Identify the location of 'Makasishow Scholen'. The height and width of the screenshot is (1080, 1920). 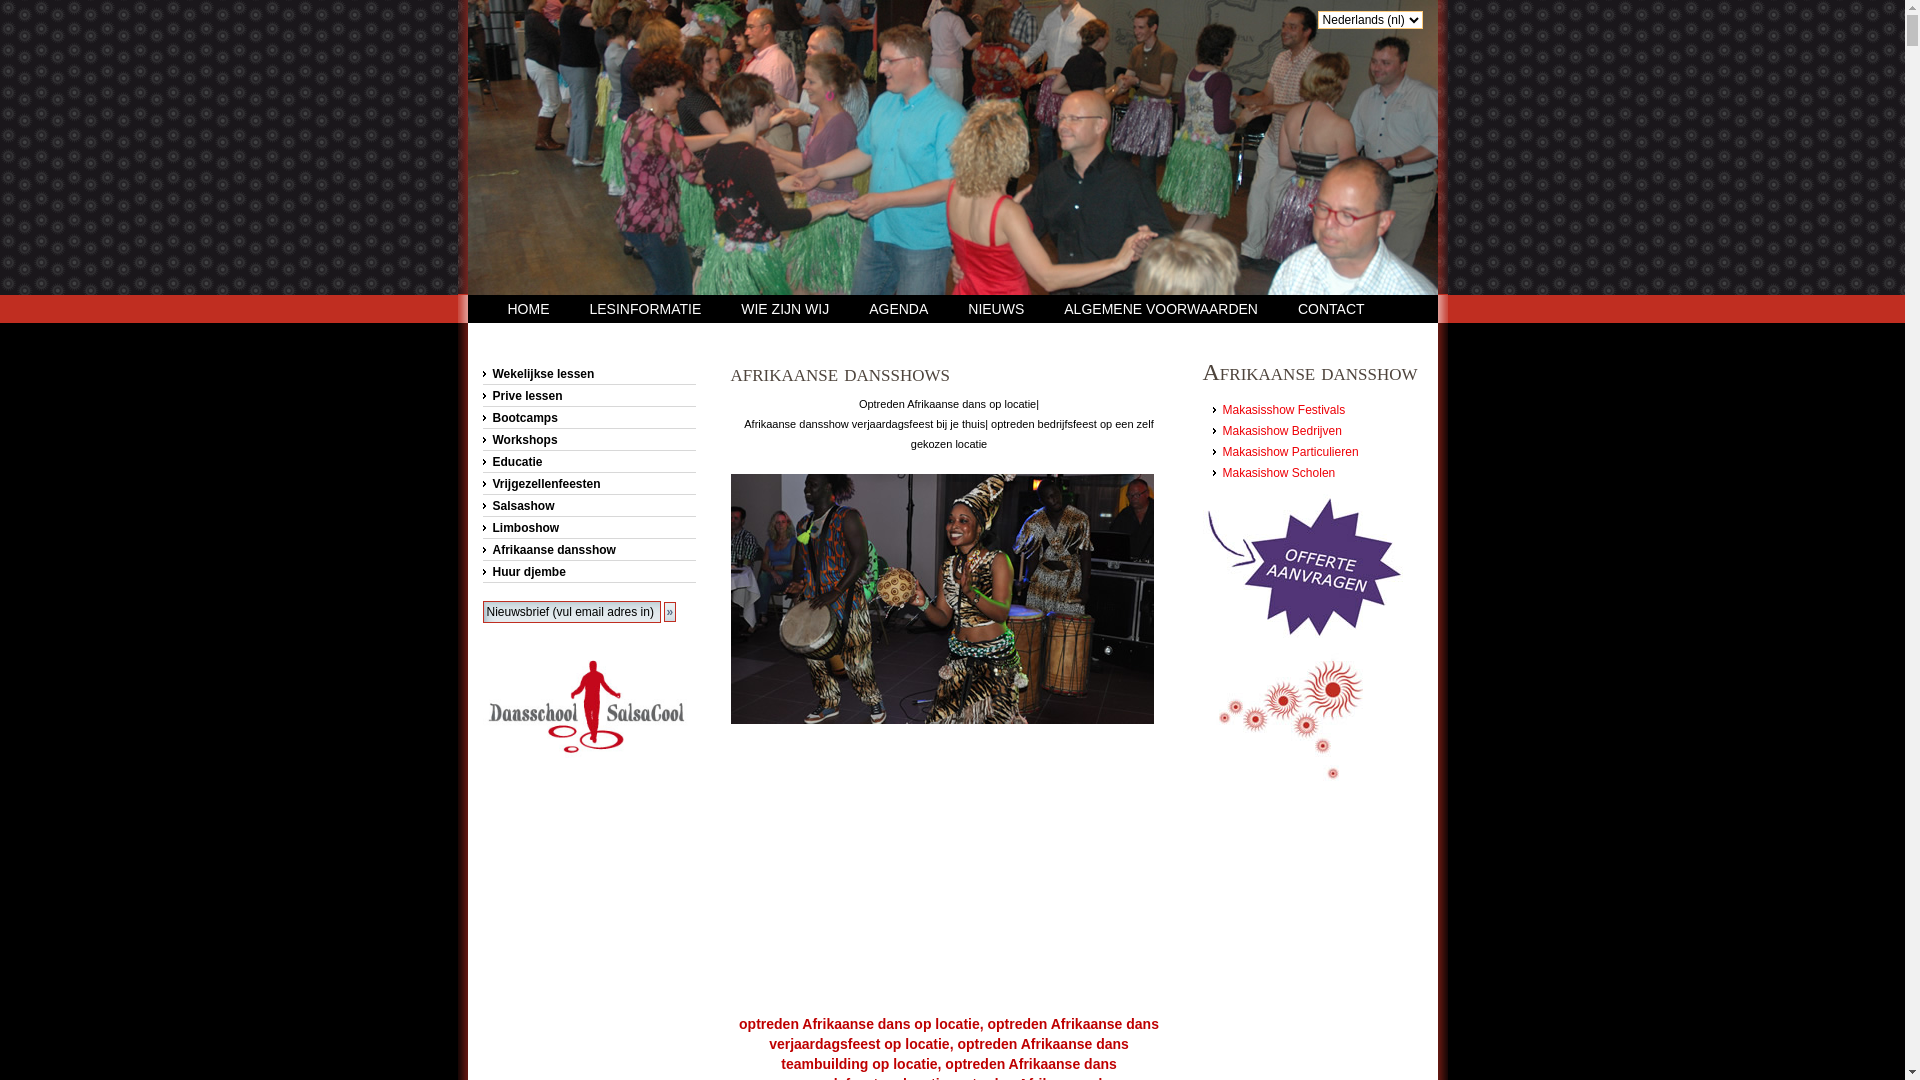
(1277, 473).